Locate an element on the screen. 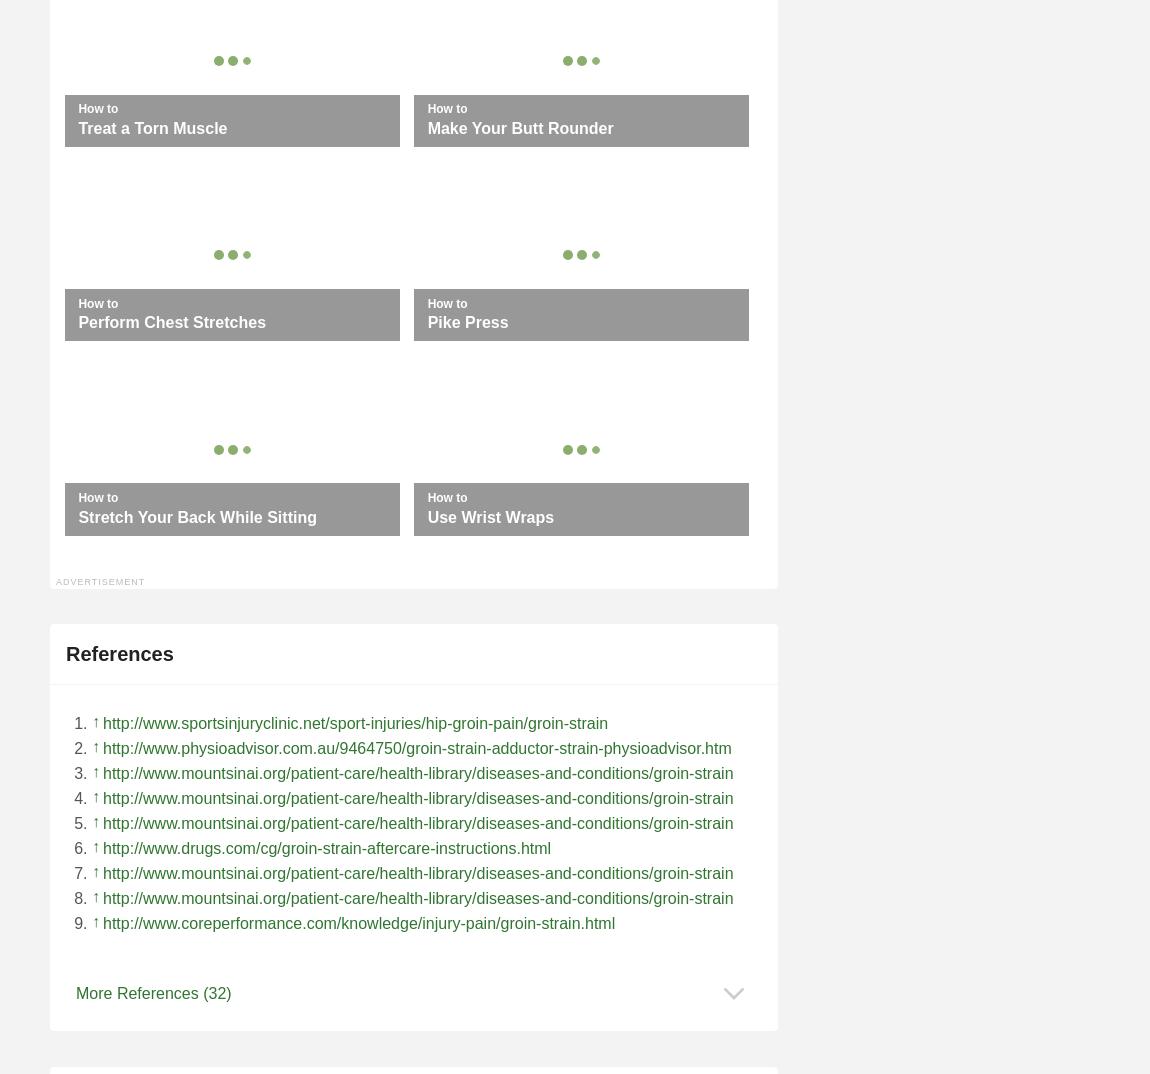 The width and height of the screenshot is (1150, 1074). 'Use Wrist Wraps' is located at coordinates (490, 516).